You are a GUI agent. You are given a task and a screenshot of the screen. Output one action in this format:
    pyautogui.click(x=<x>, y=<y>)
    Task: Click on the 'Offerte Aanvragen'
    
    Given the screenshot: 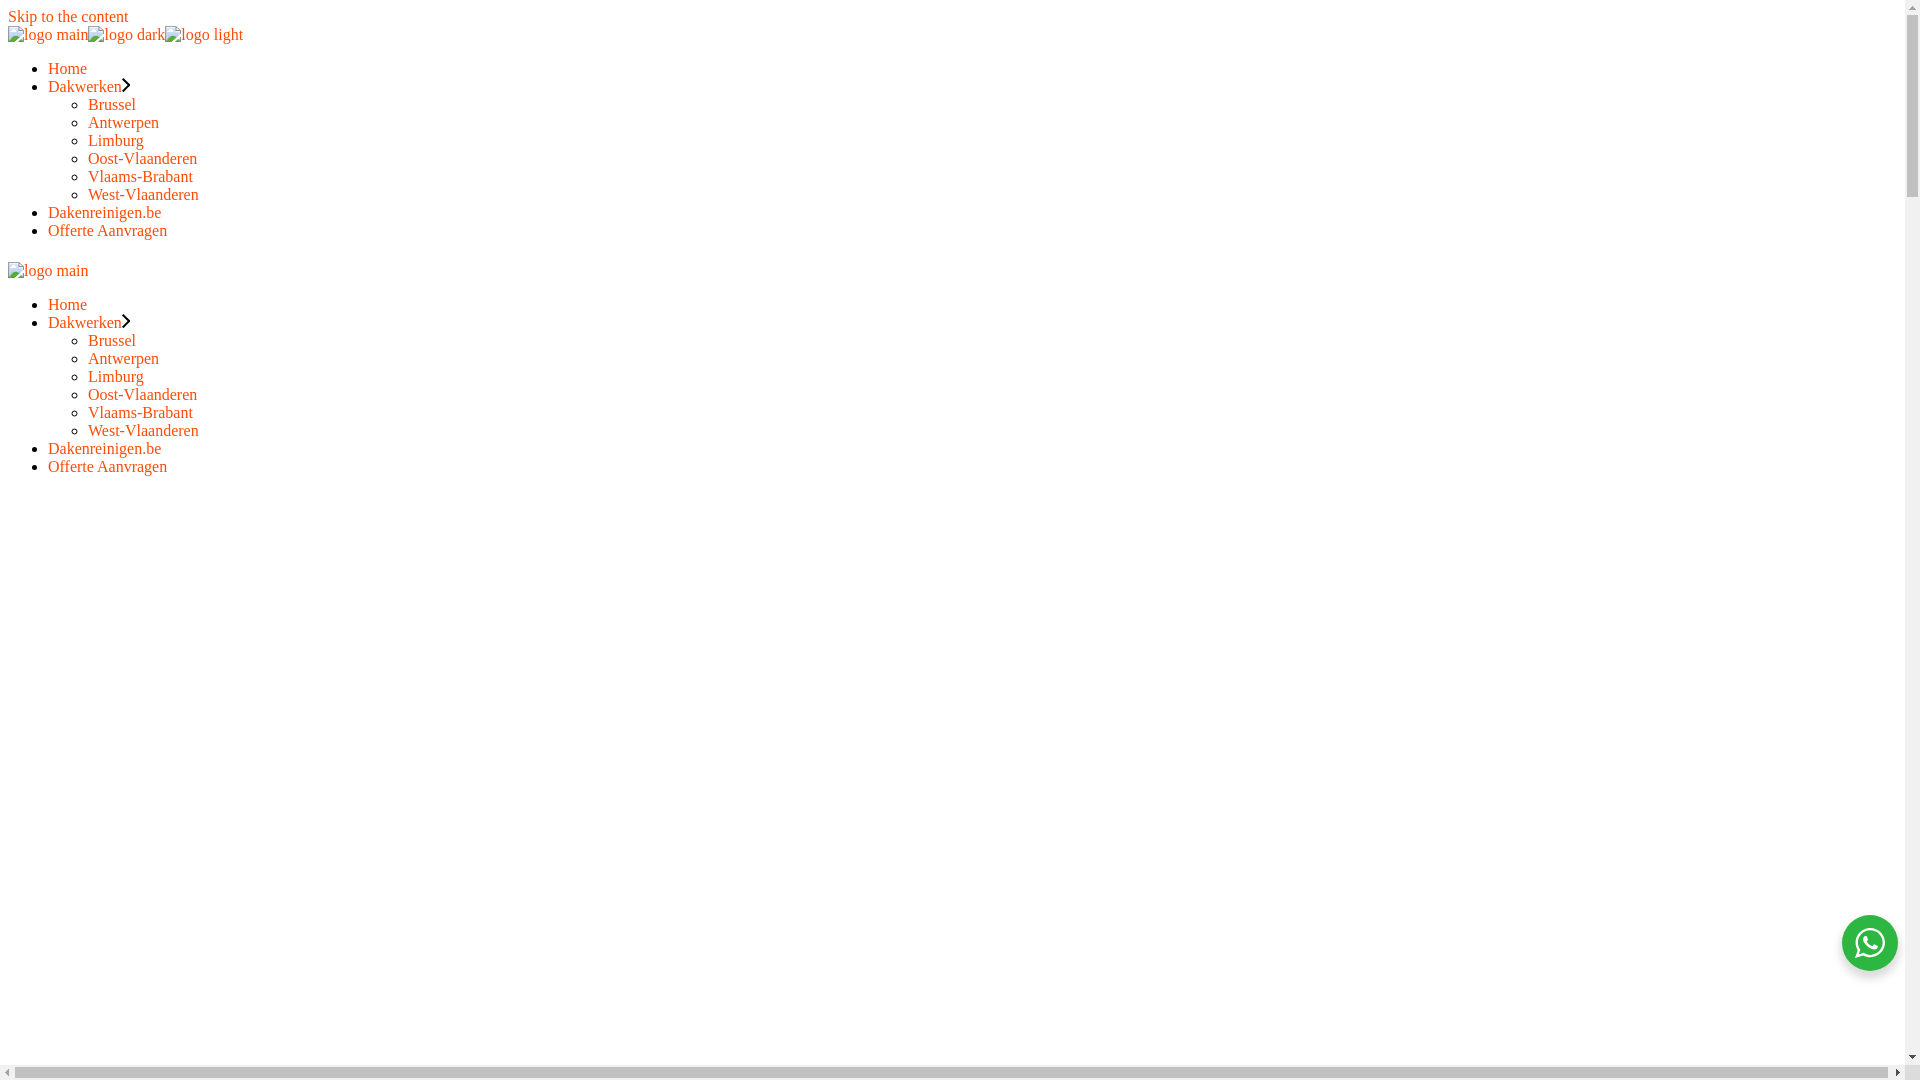 What is the action you would take?
    pyautogui.click(x=106, y=466)
    